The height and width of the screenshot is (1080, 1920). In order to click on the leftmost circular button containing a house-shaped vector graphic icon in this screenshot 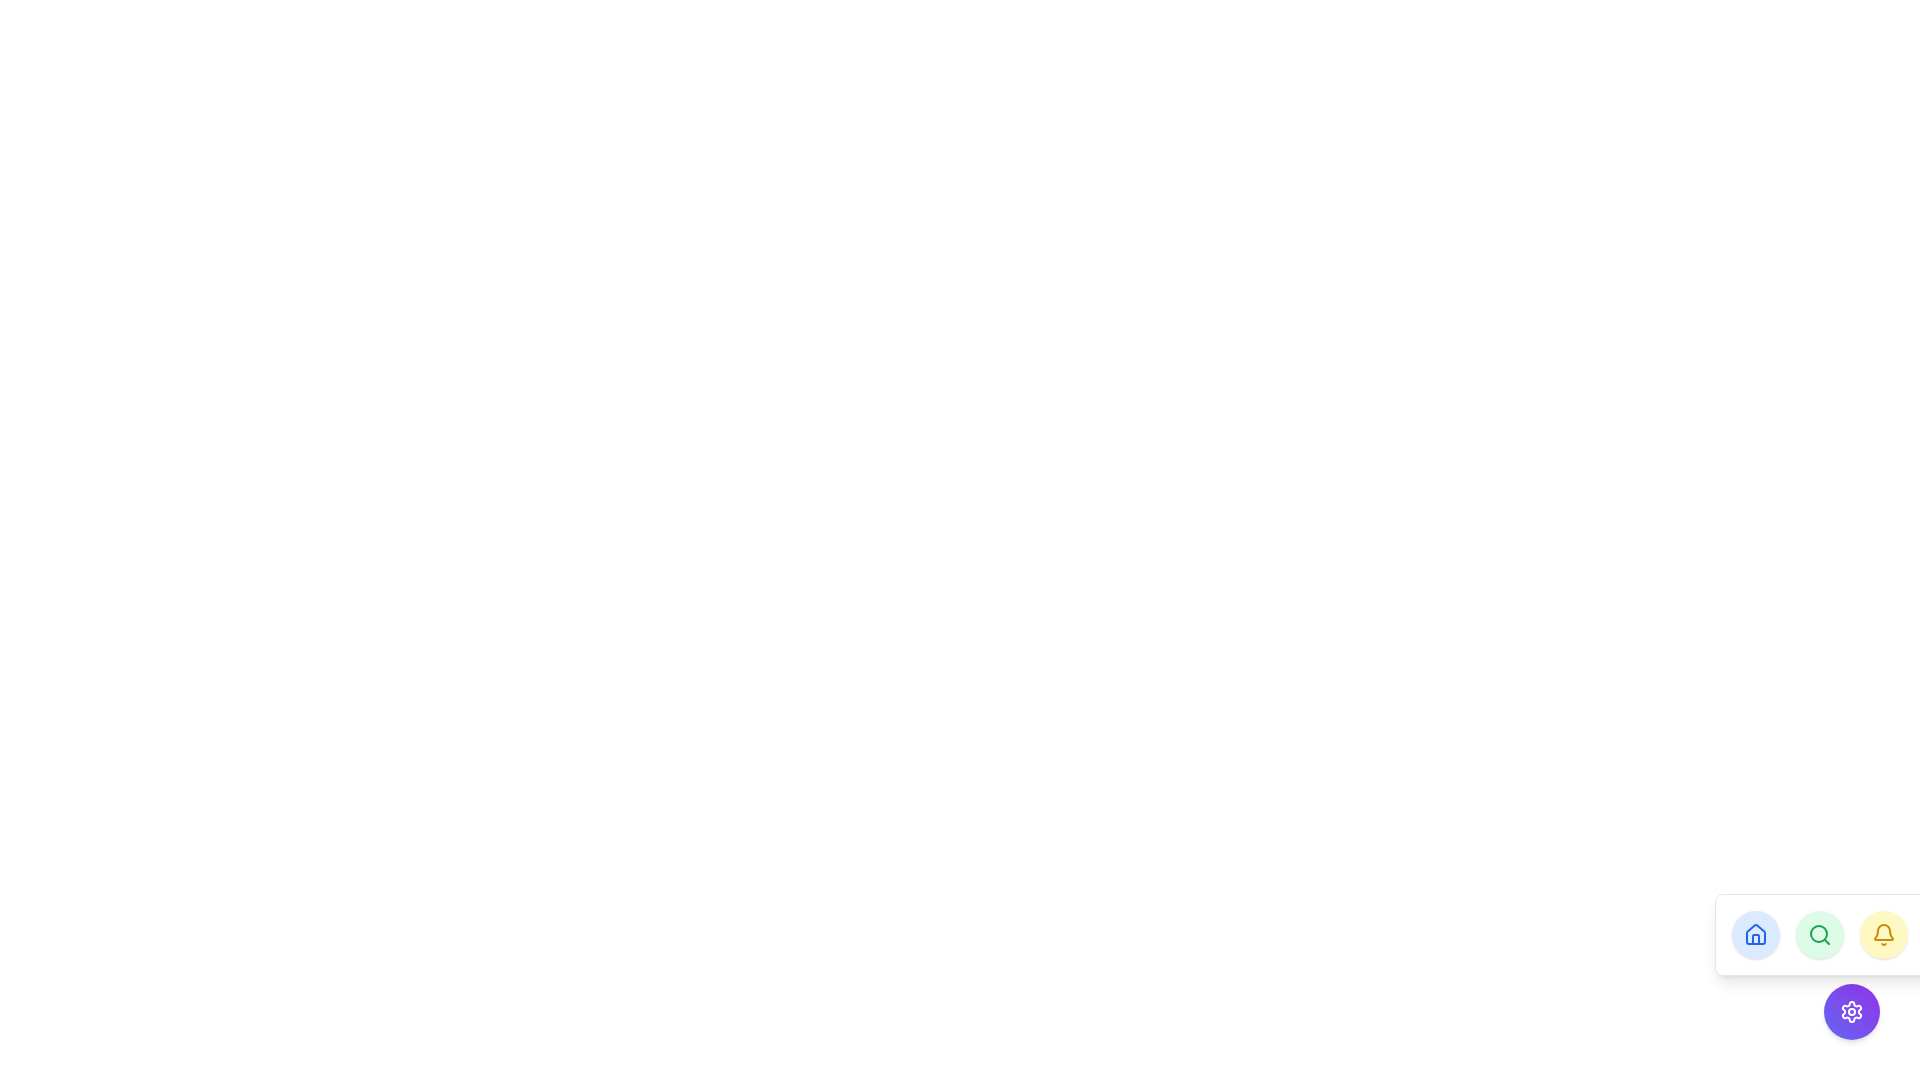, I will do `click(1755, 933)`.